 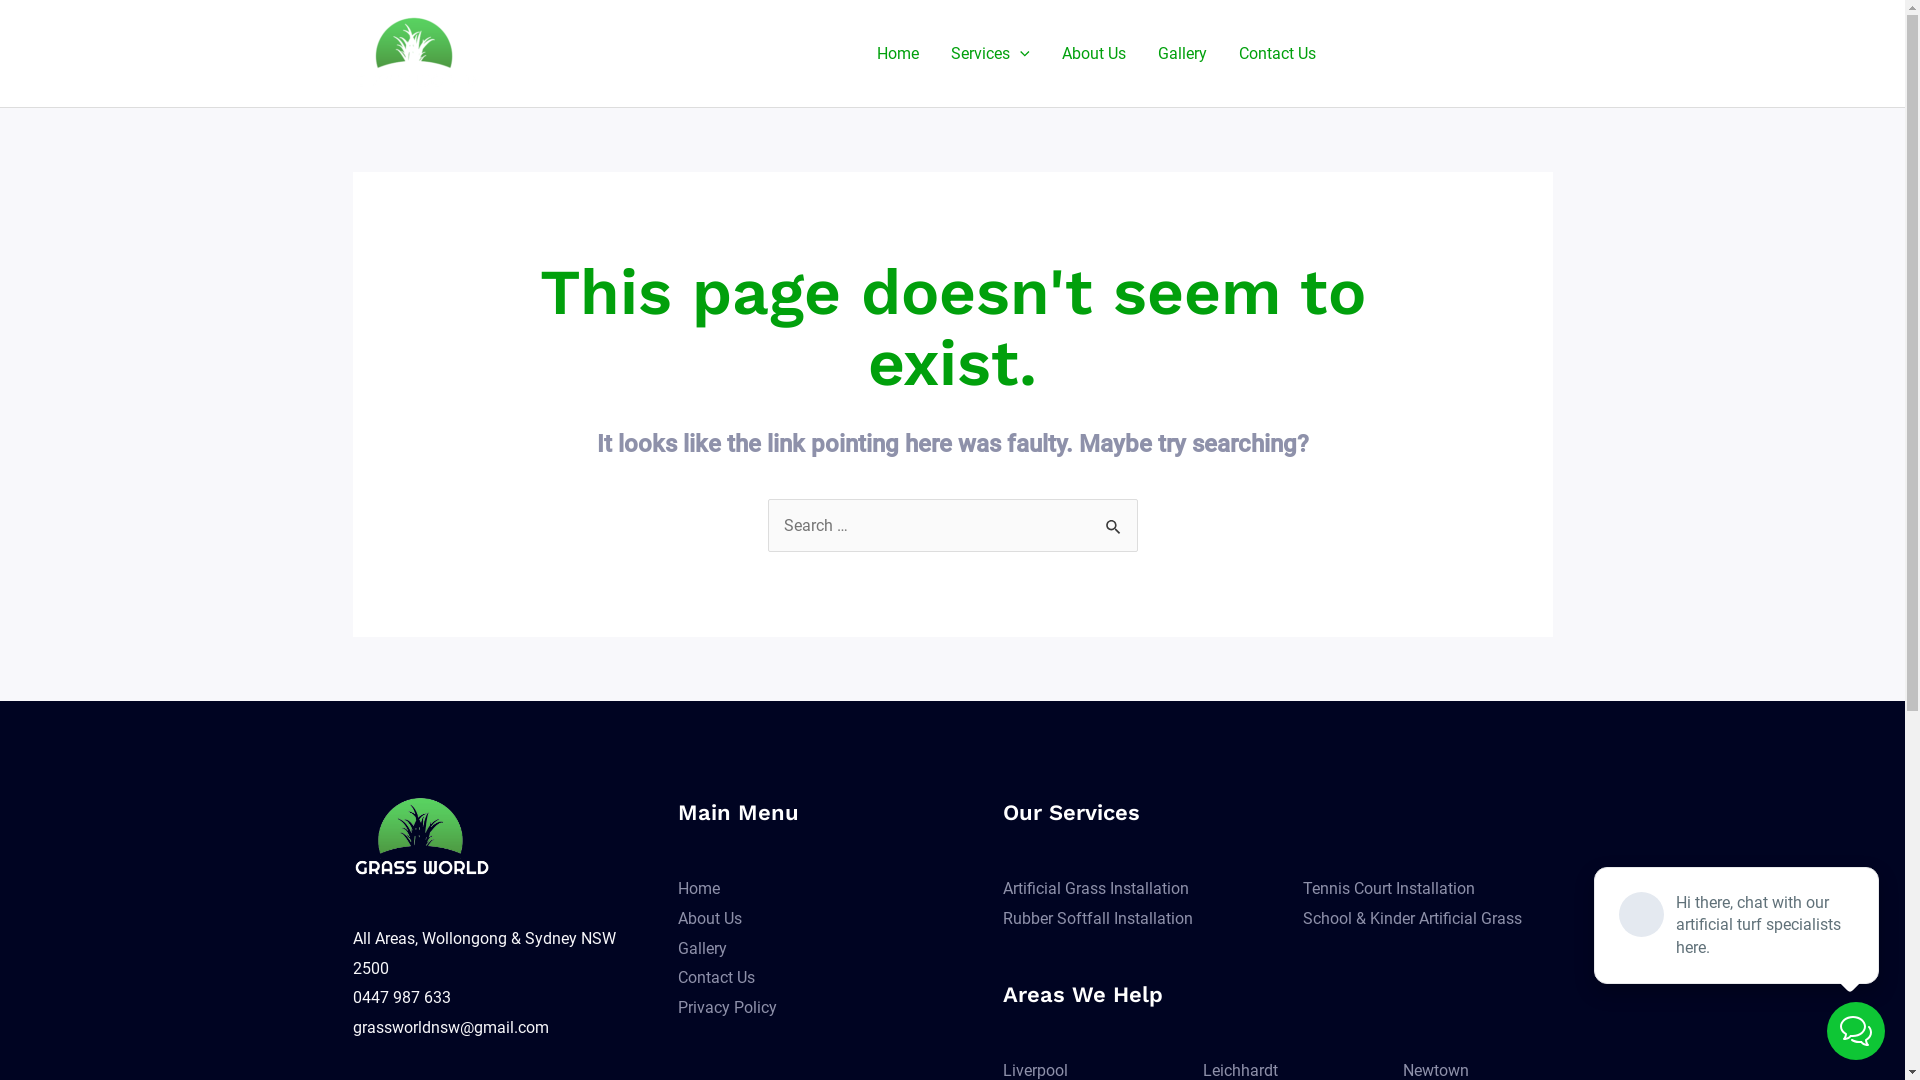 I want to click on 'About Us', so click(x=1093, y=52).